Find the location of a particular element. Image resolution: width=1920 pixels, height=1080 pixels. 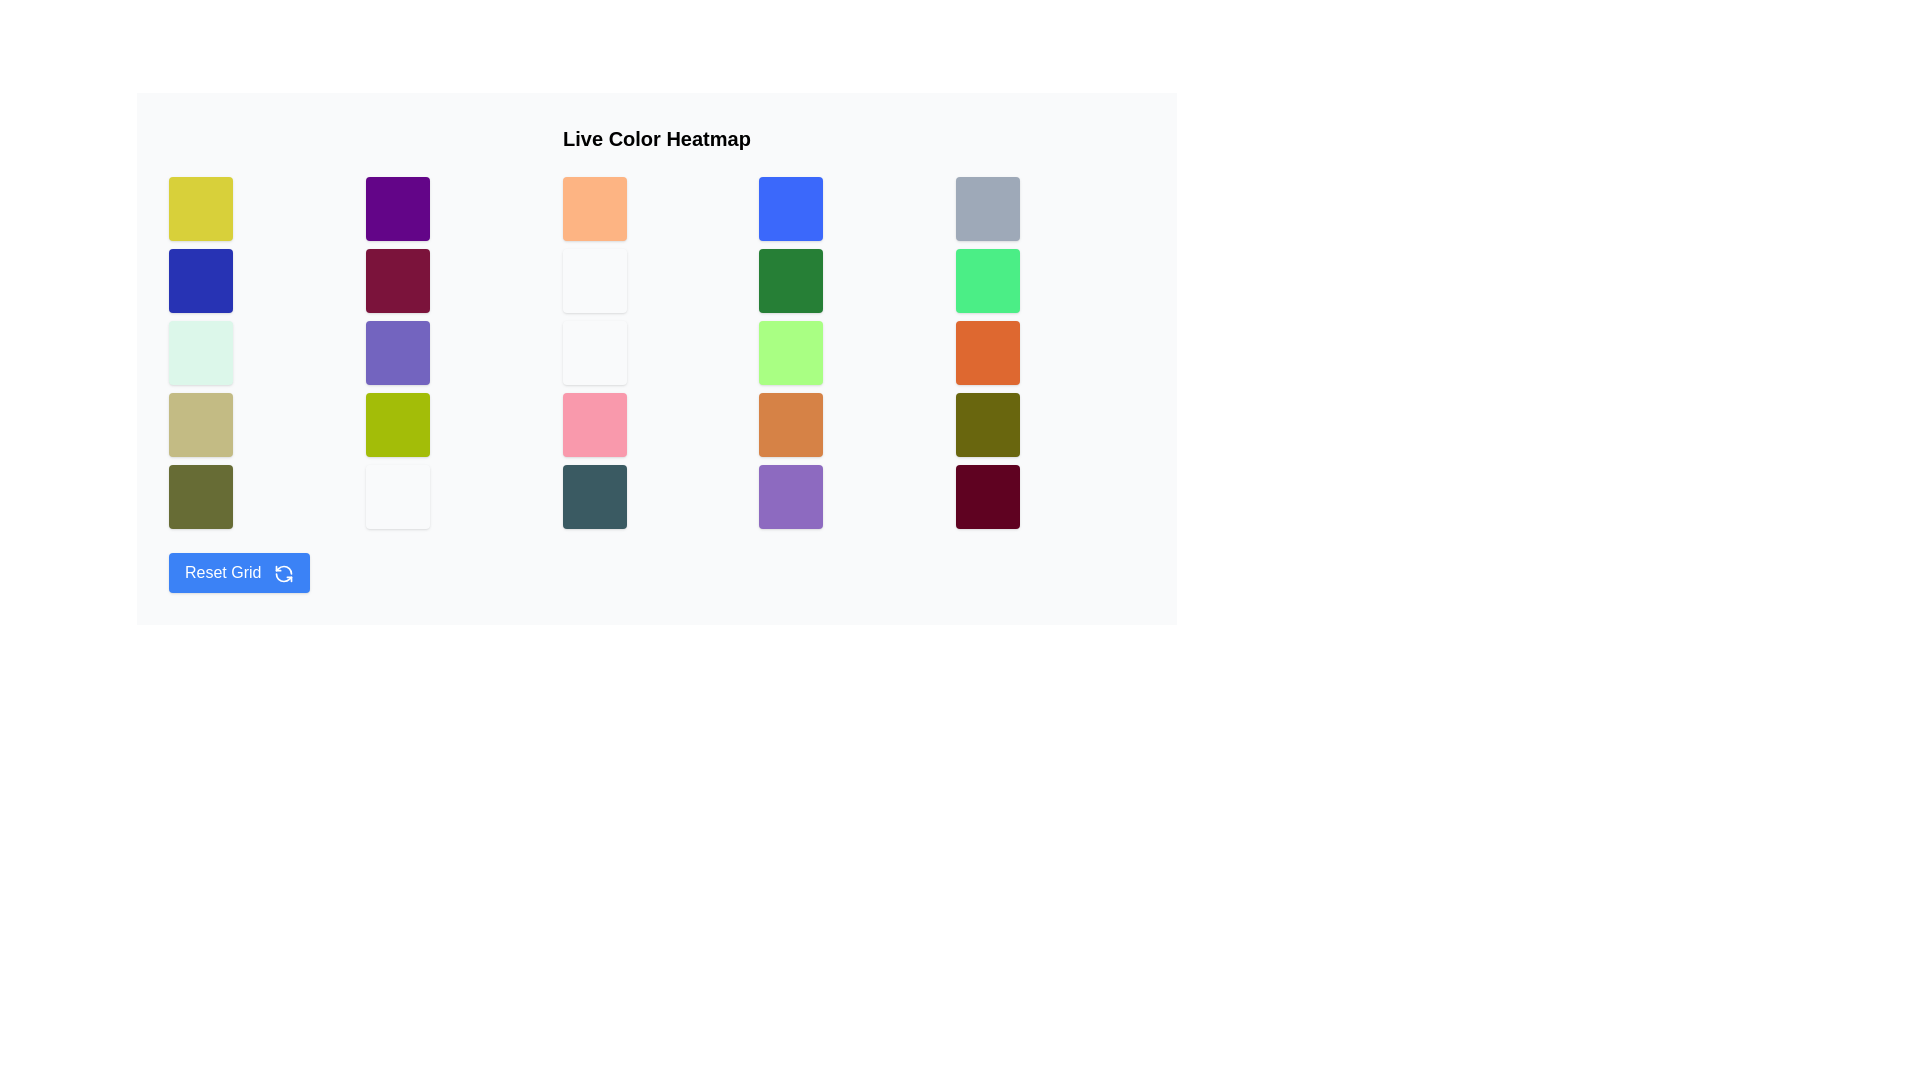

the square visual placeholder located in the third column and third row of the grid layout, which has a white background and rounded corners is located at coordinates (593, 352).